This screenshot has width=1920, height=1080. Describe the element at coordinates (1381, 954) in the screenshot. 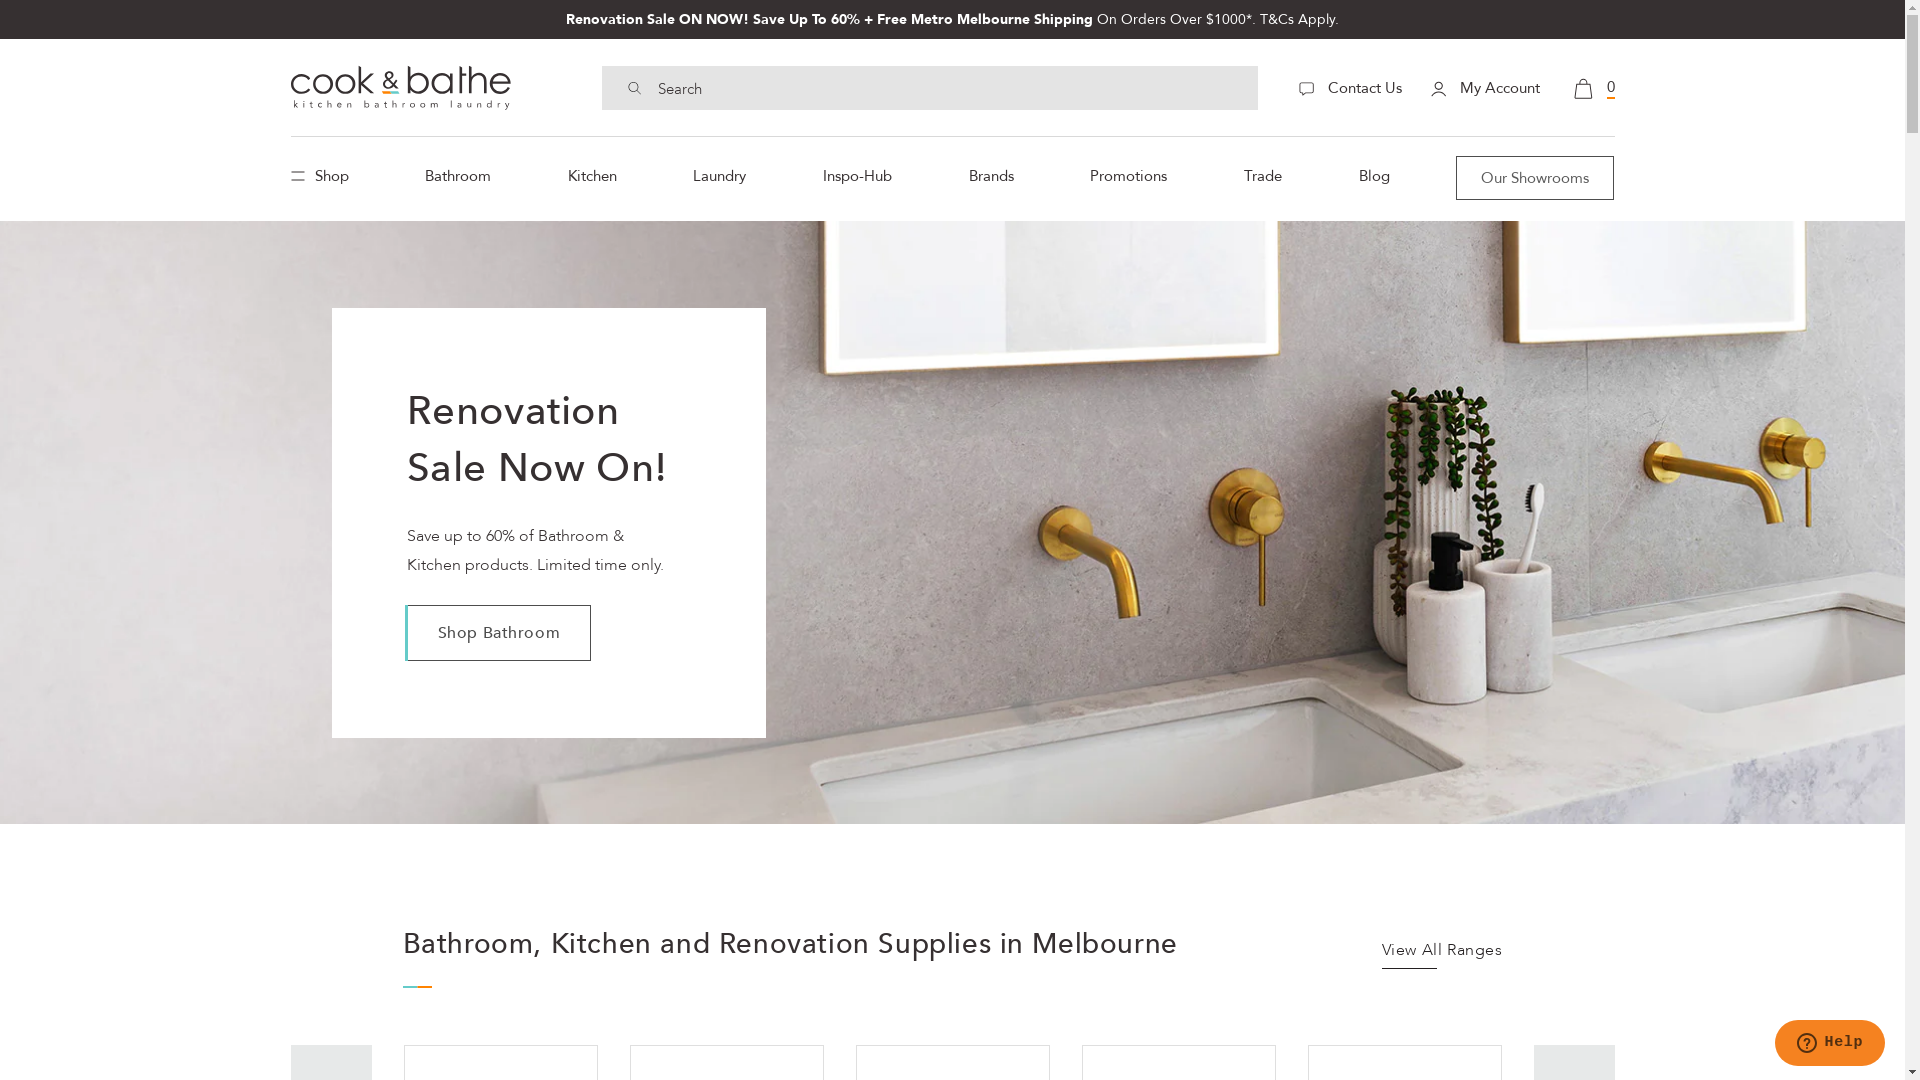

I see `'View All Ranges'` at that location.